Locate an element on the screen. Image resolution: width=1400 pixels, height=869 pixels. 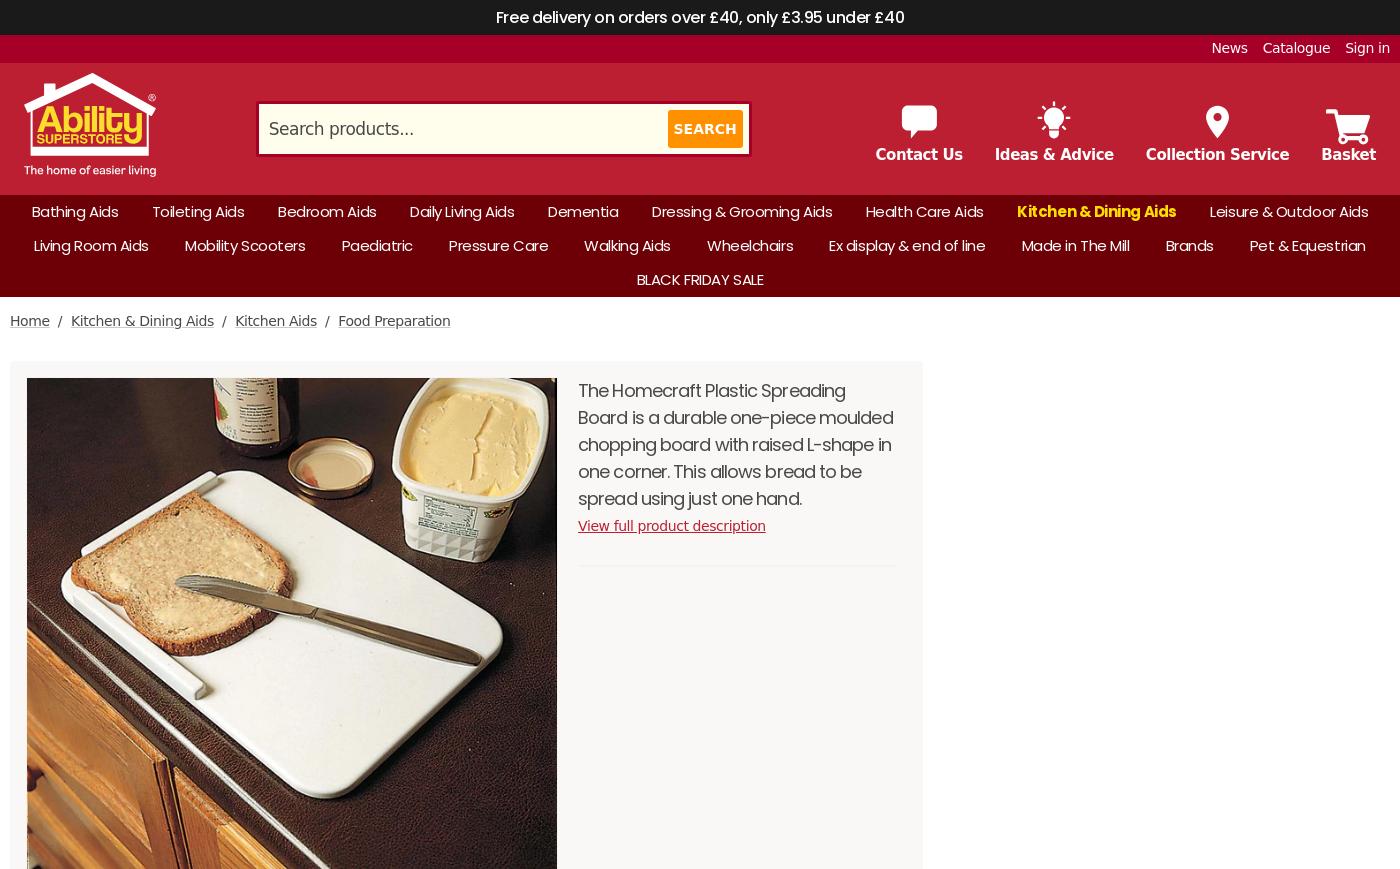
'Guides & Advice' is located at coordinates (242, 169).